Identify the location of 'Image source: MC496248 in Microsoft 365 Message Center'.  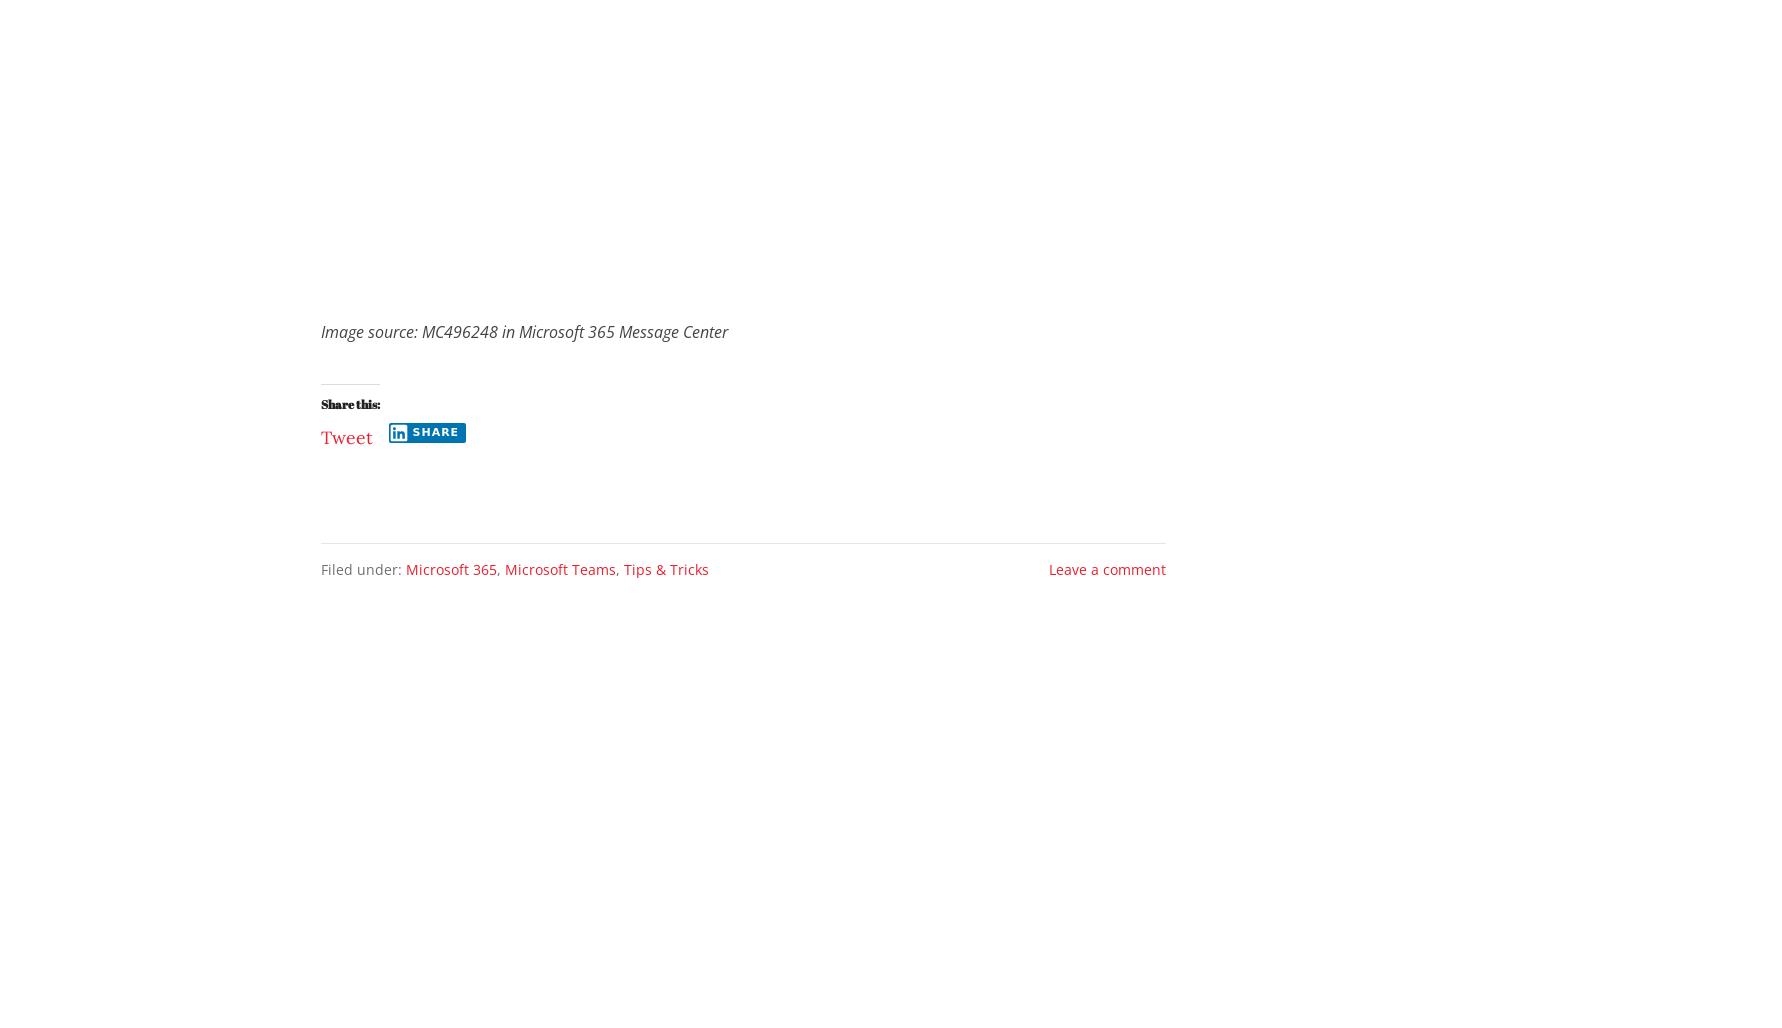
(523, 330).